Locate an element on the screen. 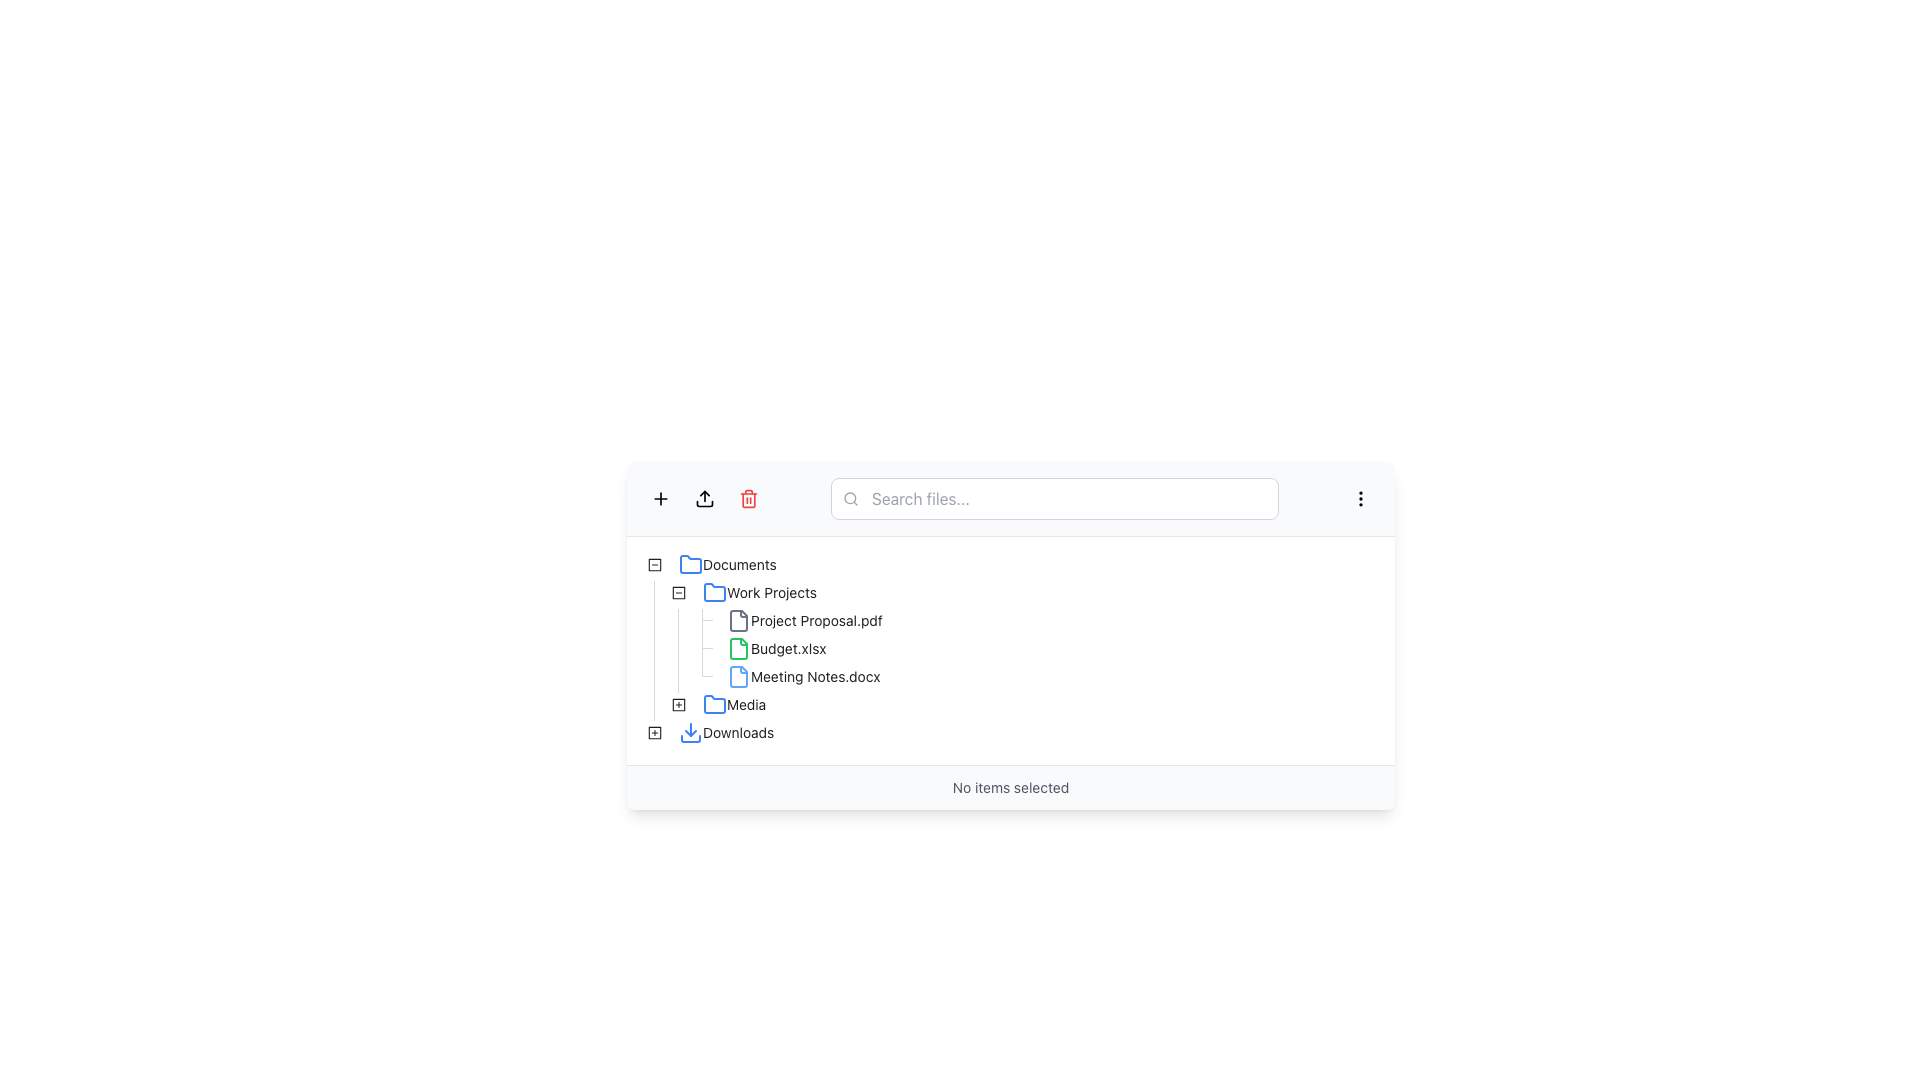  the button to the left of the 'Downloads' text node is located at coordinates (654, 732).